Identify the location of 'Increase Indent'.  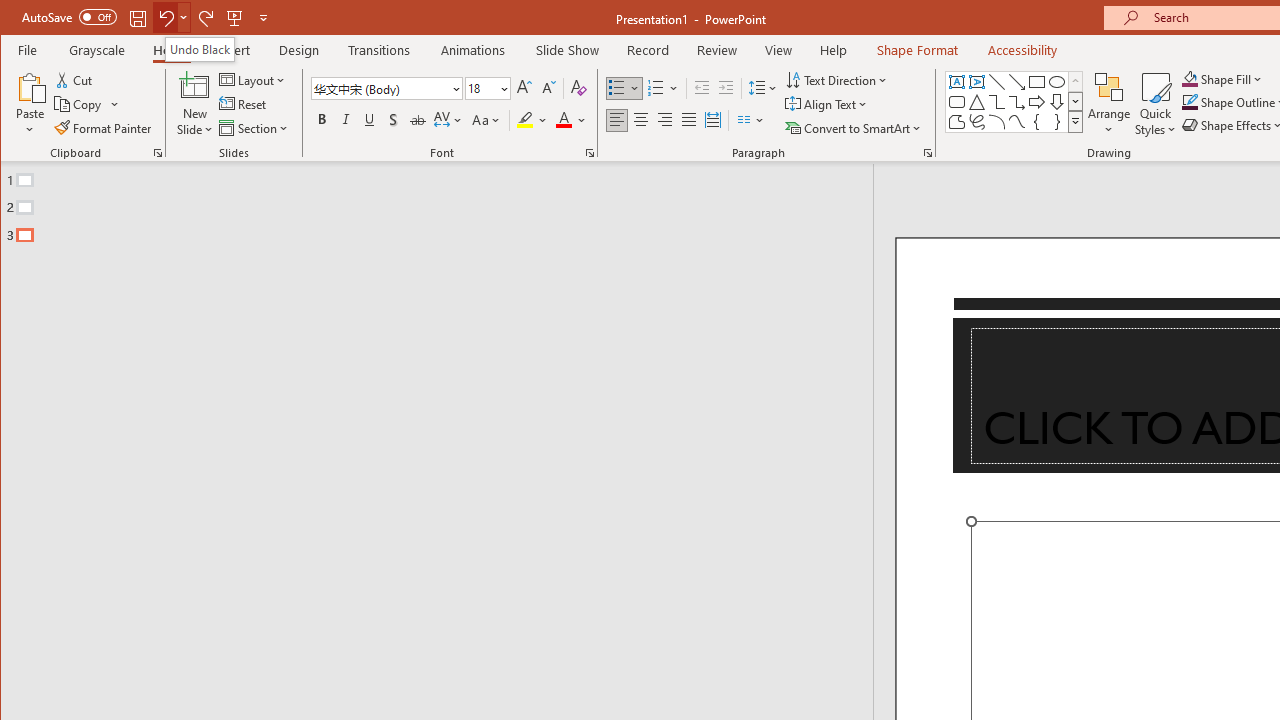
(725, 87).